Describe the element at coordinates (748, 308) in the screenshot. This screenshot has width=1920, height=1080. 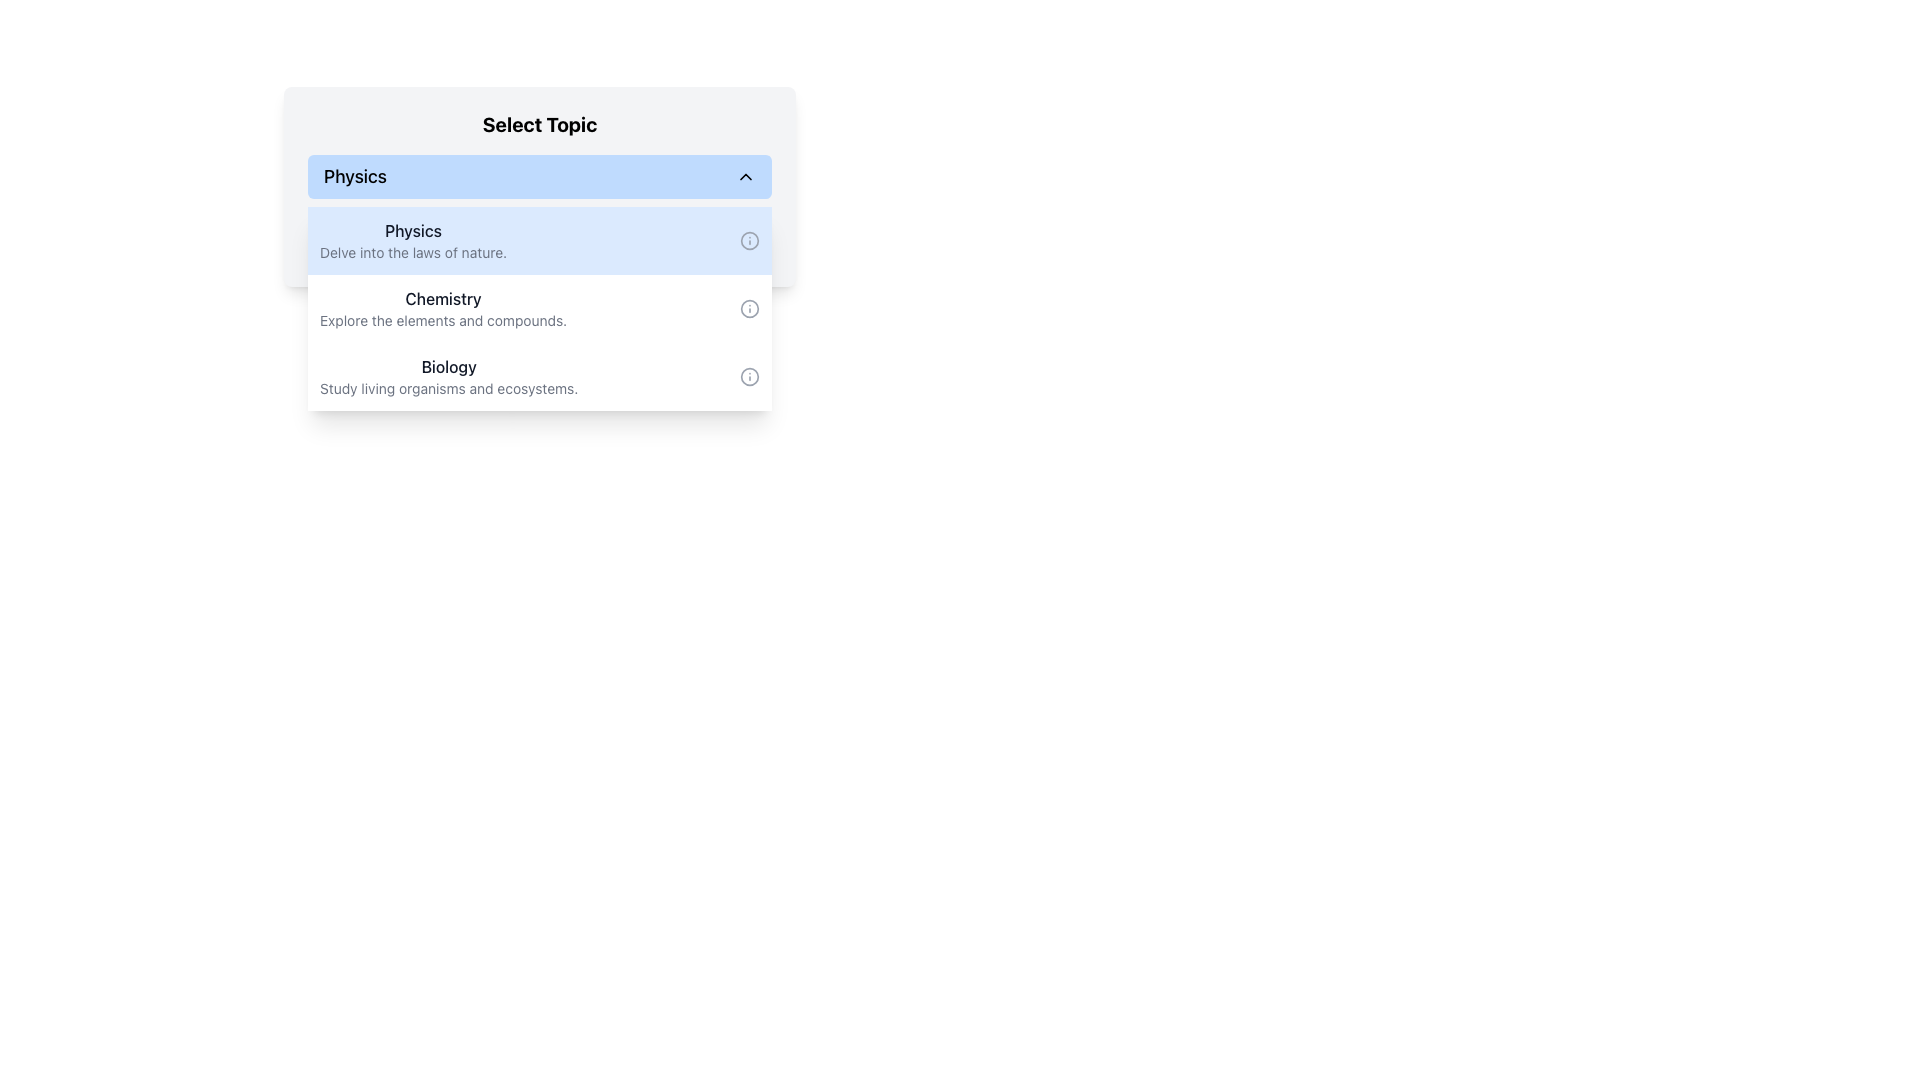
I see `the circular SVG element that is part of the 'info' icon, positioned to the right of the 'Chemistry' label in the dropdown menu` at that location.